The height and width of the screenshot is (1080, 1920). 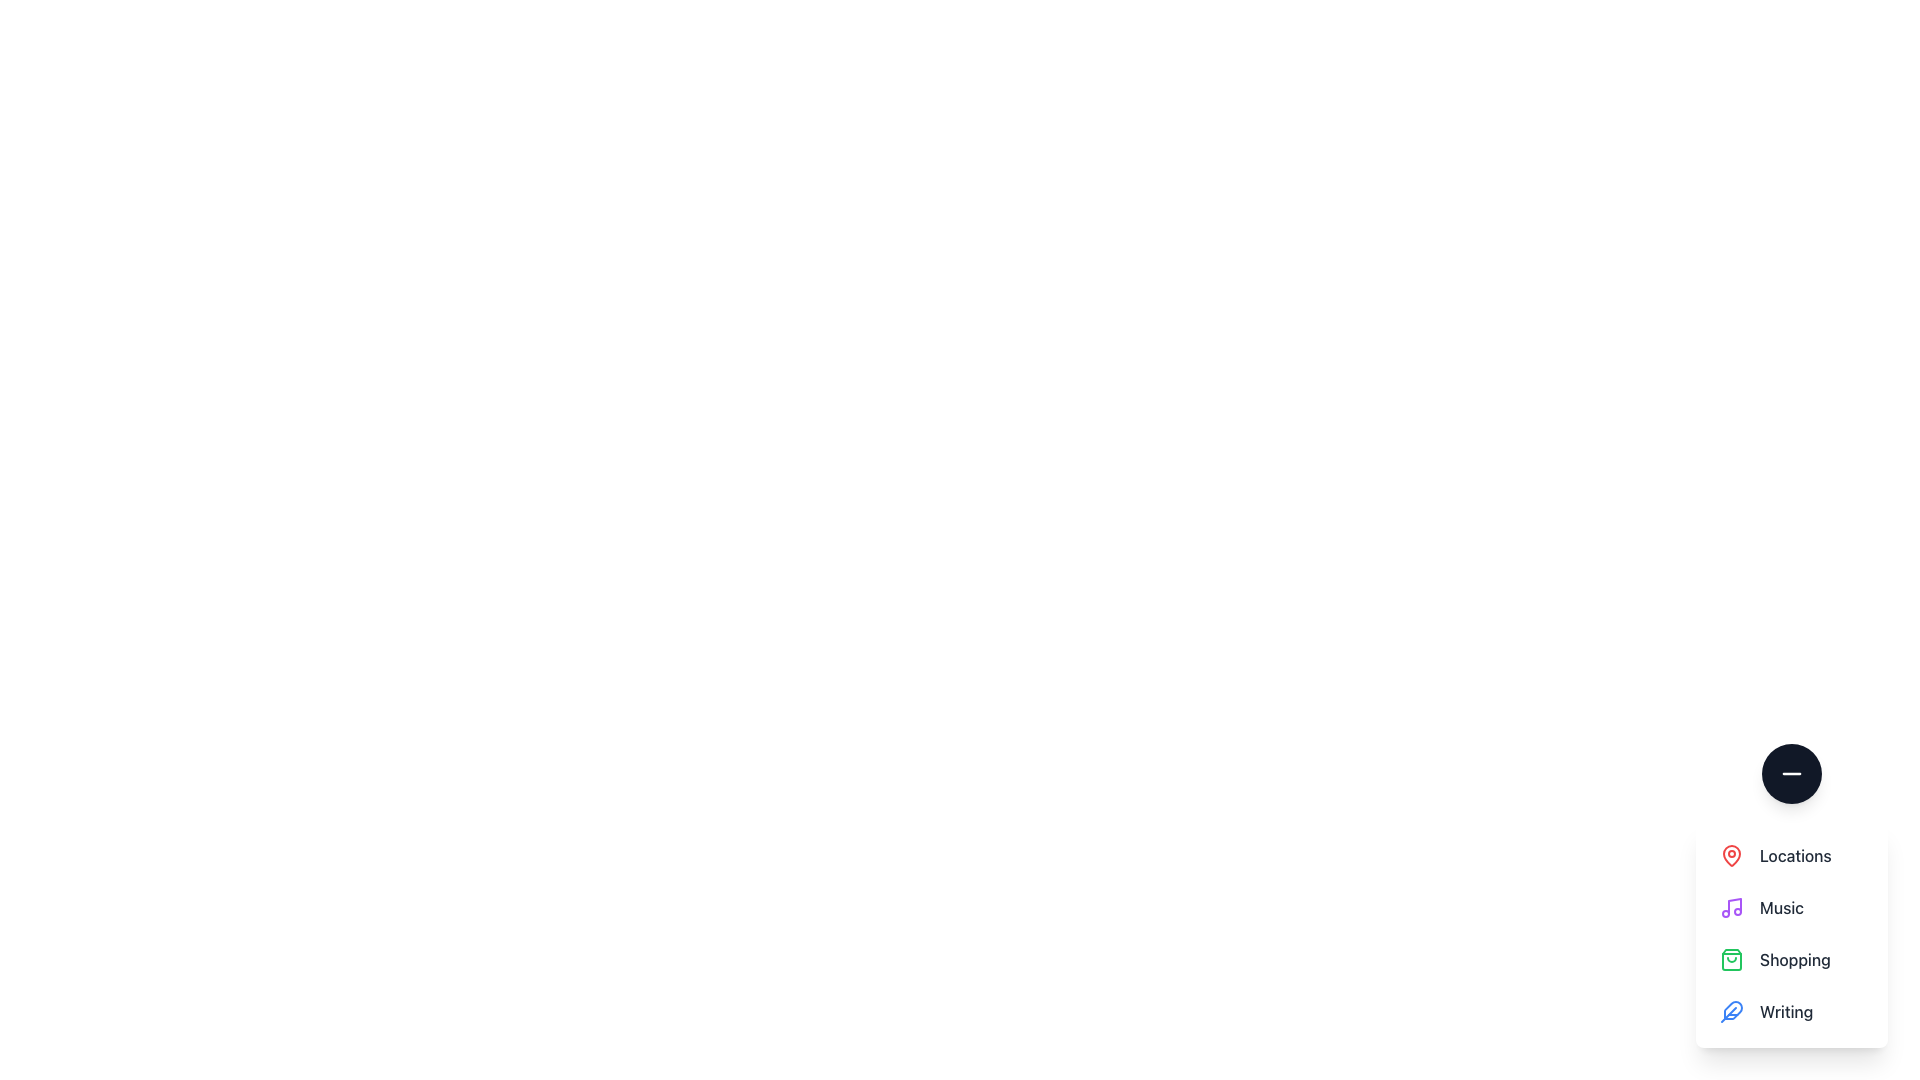 What do you see at coordinates (1791, 855) in the screenshot?
I see `the 'Locations' menu item, which features a red map pin icon and bold gray text` at bounding box center [1791, 855].